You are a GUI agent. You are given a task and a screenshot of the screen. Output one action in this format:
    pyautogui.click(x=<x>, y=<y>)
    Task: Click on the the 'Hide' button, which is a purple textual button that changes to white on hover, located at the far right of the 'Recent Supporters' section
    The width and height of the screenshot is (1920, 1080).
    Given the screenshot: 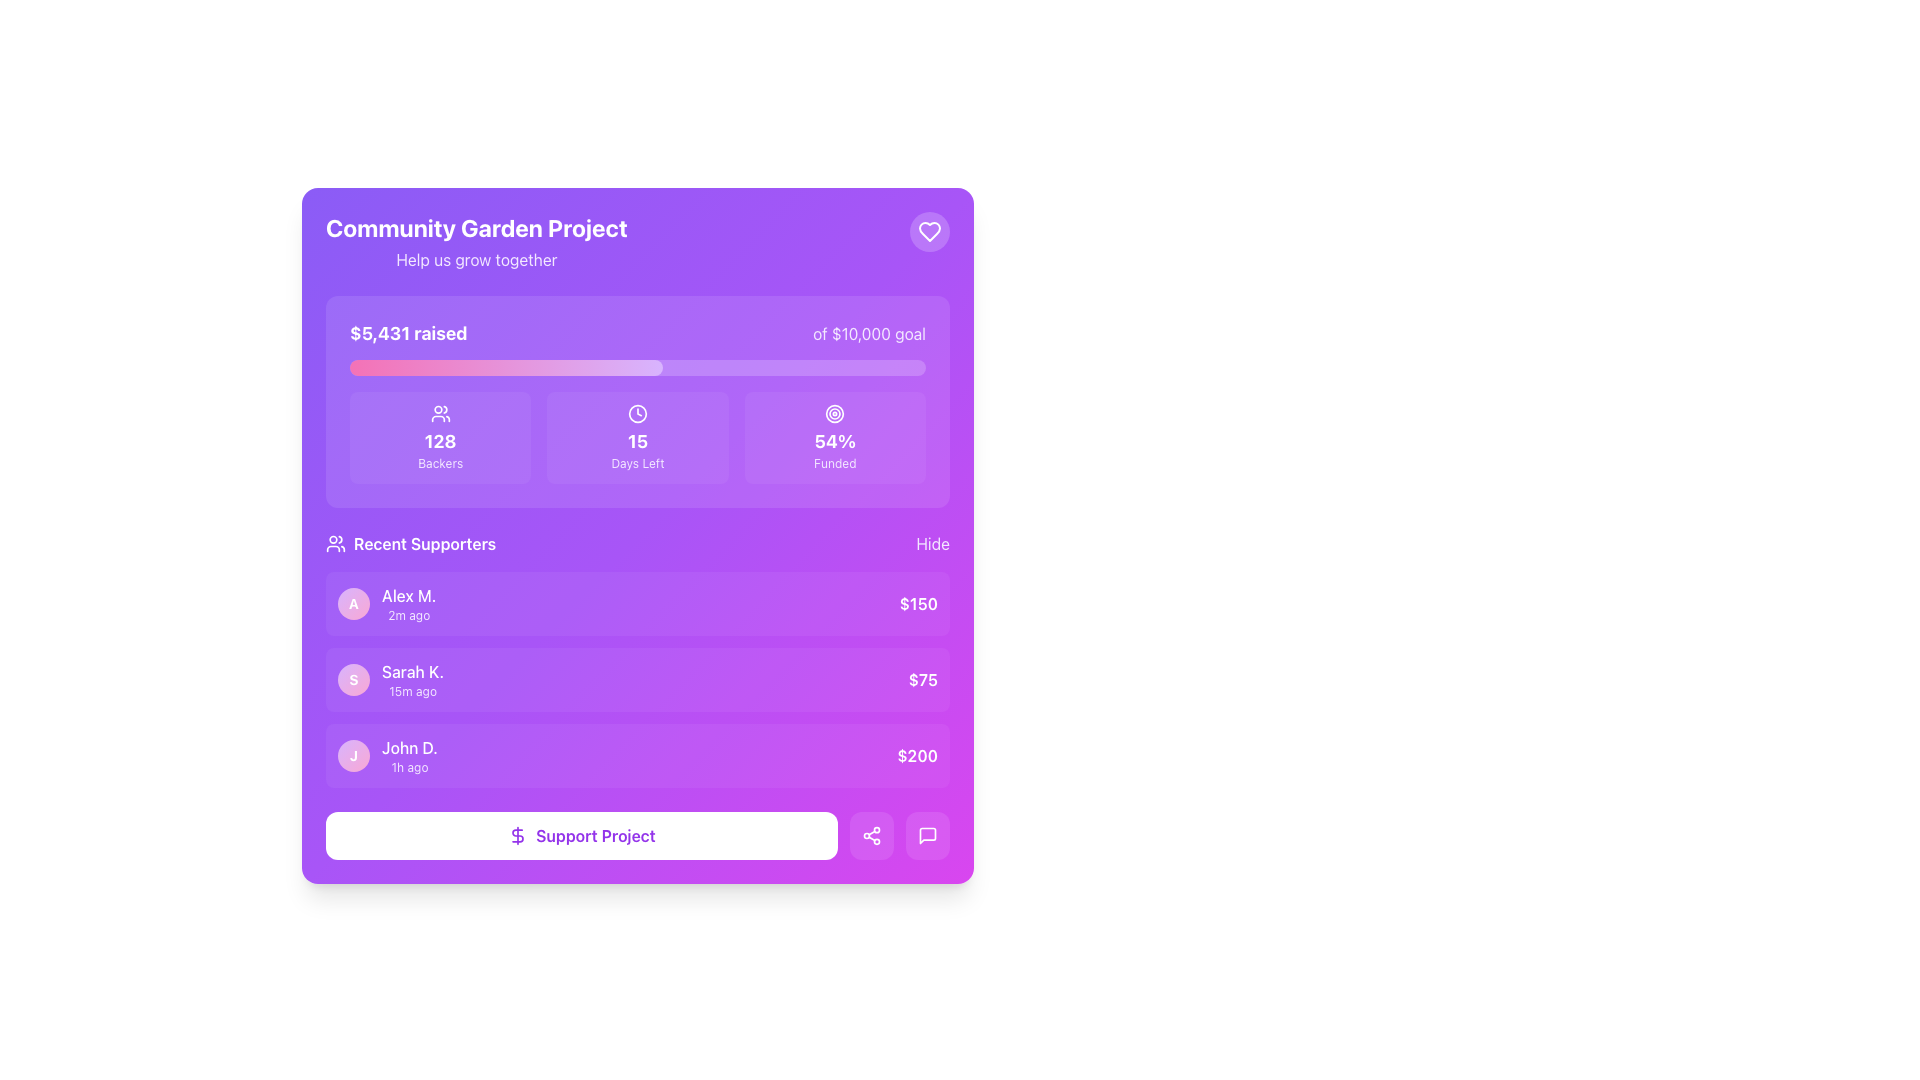 What is the action you would take?
    pyautogui.click(x=932, y=543)
    